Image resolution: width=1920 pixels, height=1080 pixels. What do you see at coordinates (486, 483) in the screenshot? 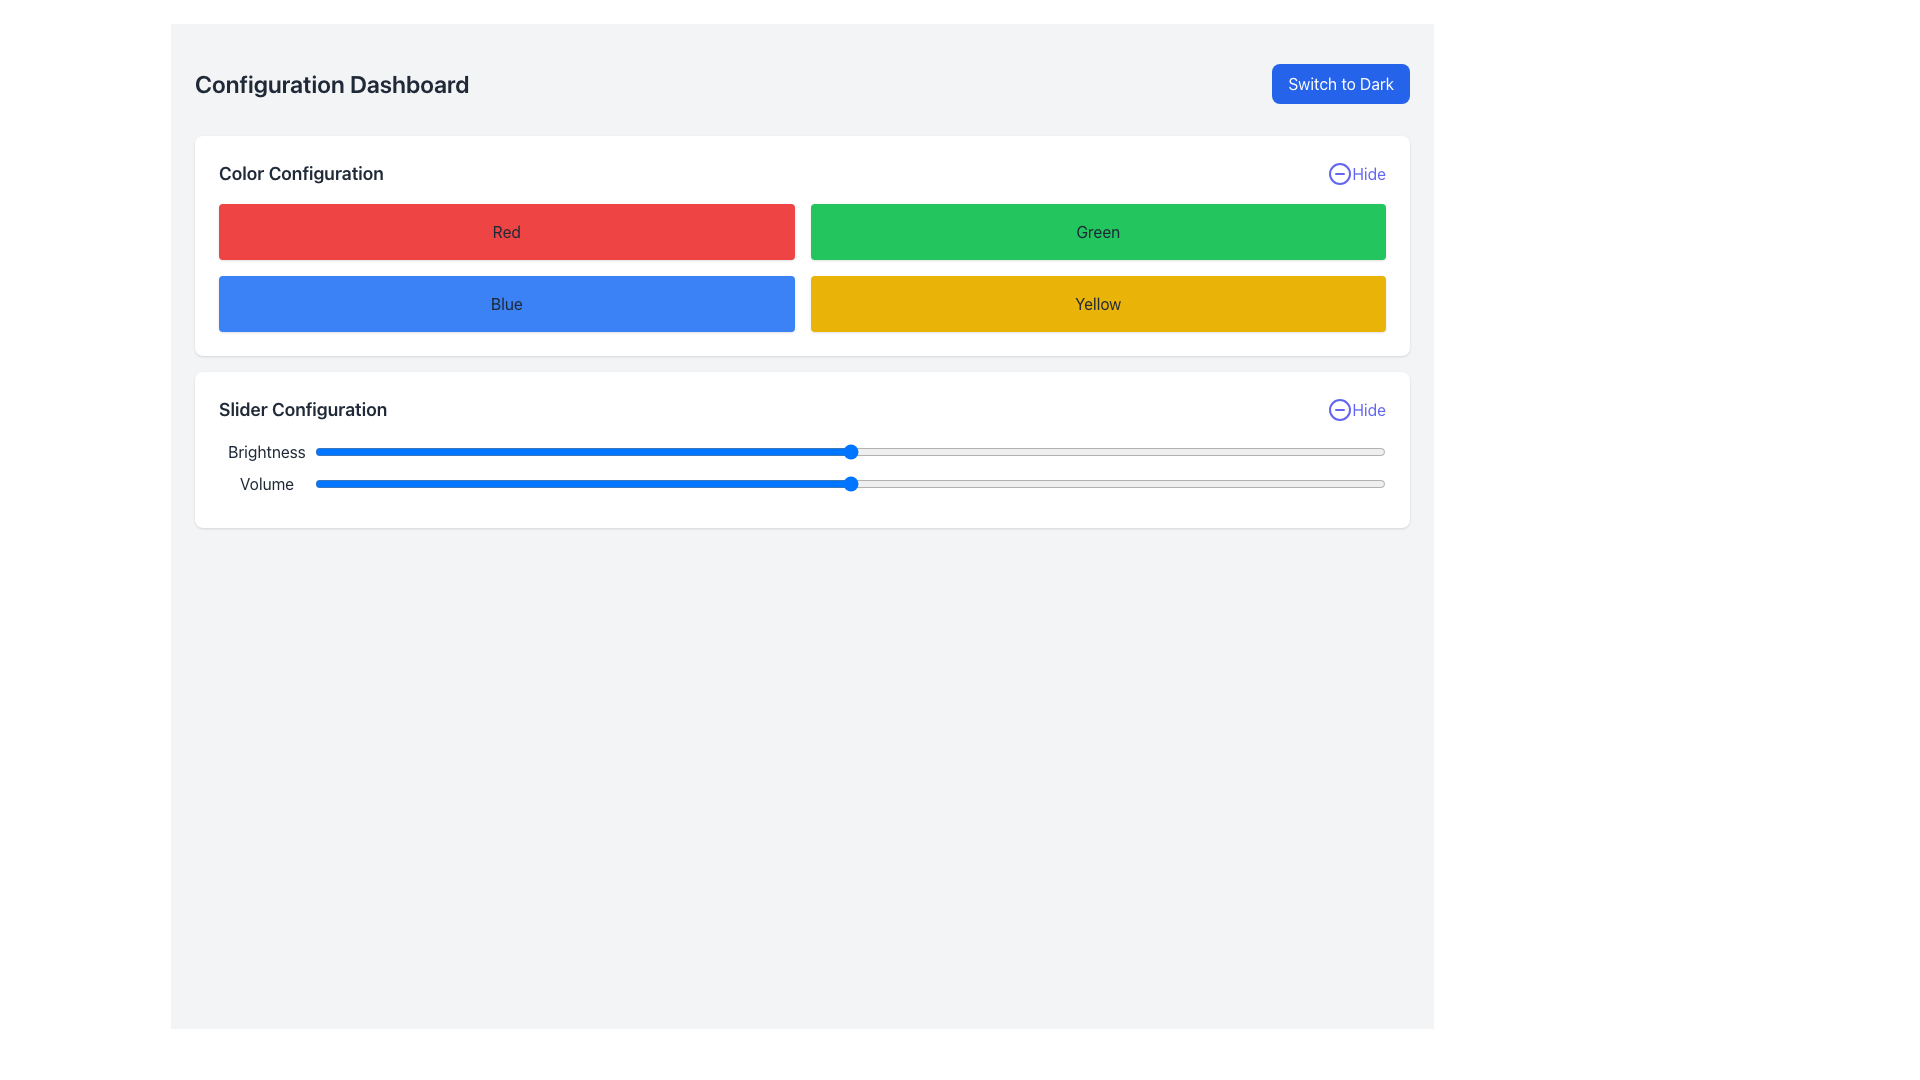
I see `volume` at bounding box center [486, 483].